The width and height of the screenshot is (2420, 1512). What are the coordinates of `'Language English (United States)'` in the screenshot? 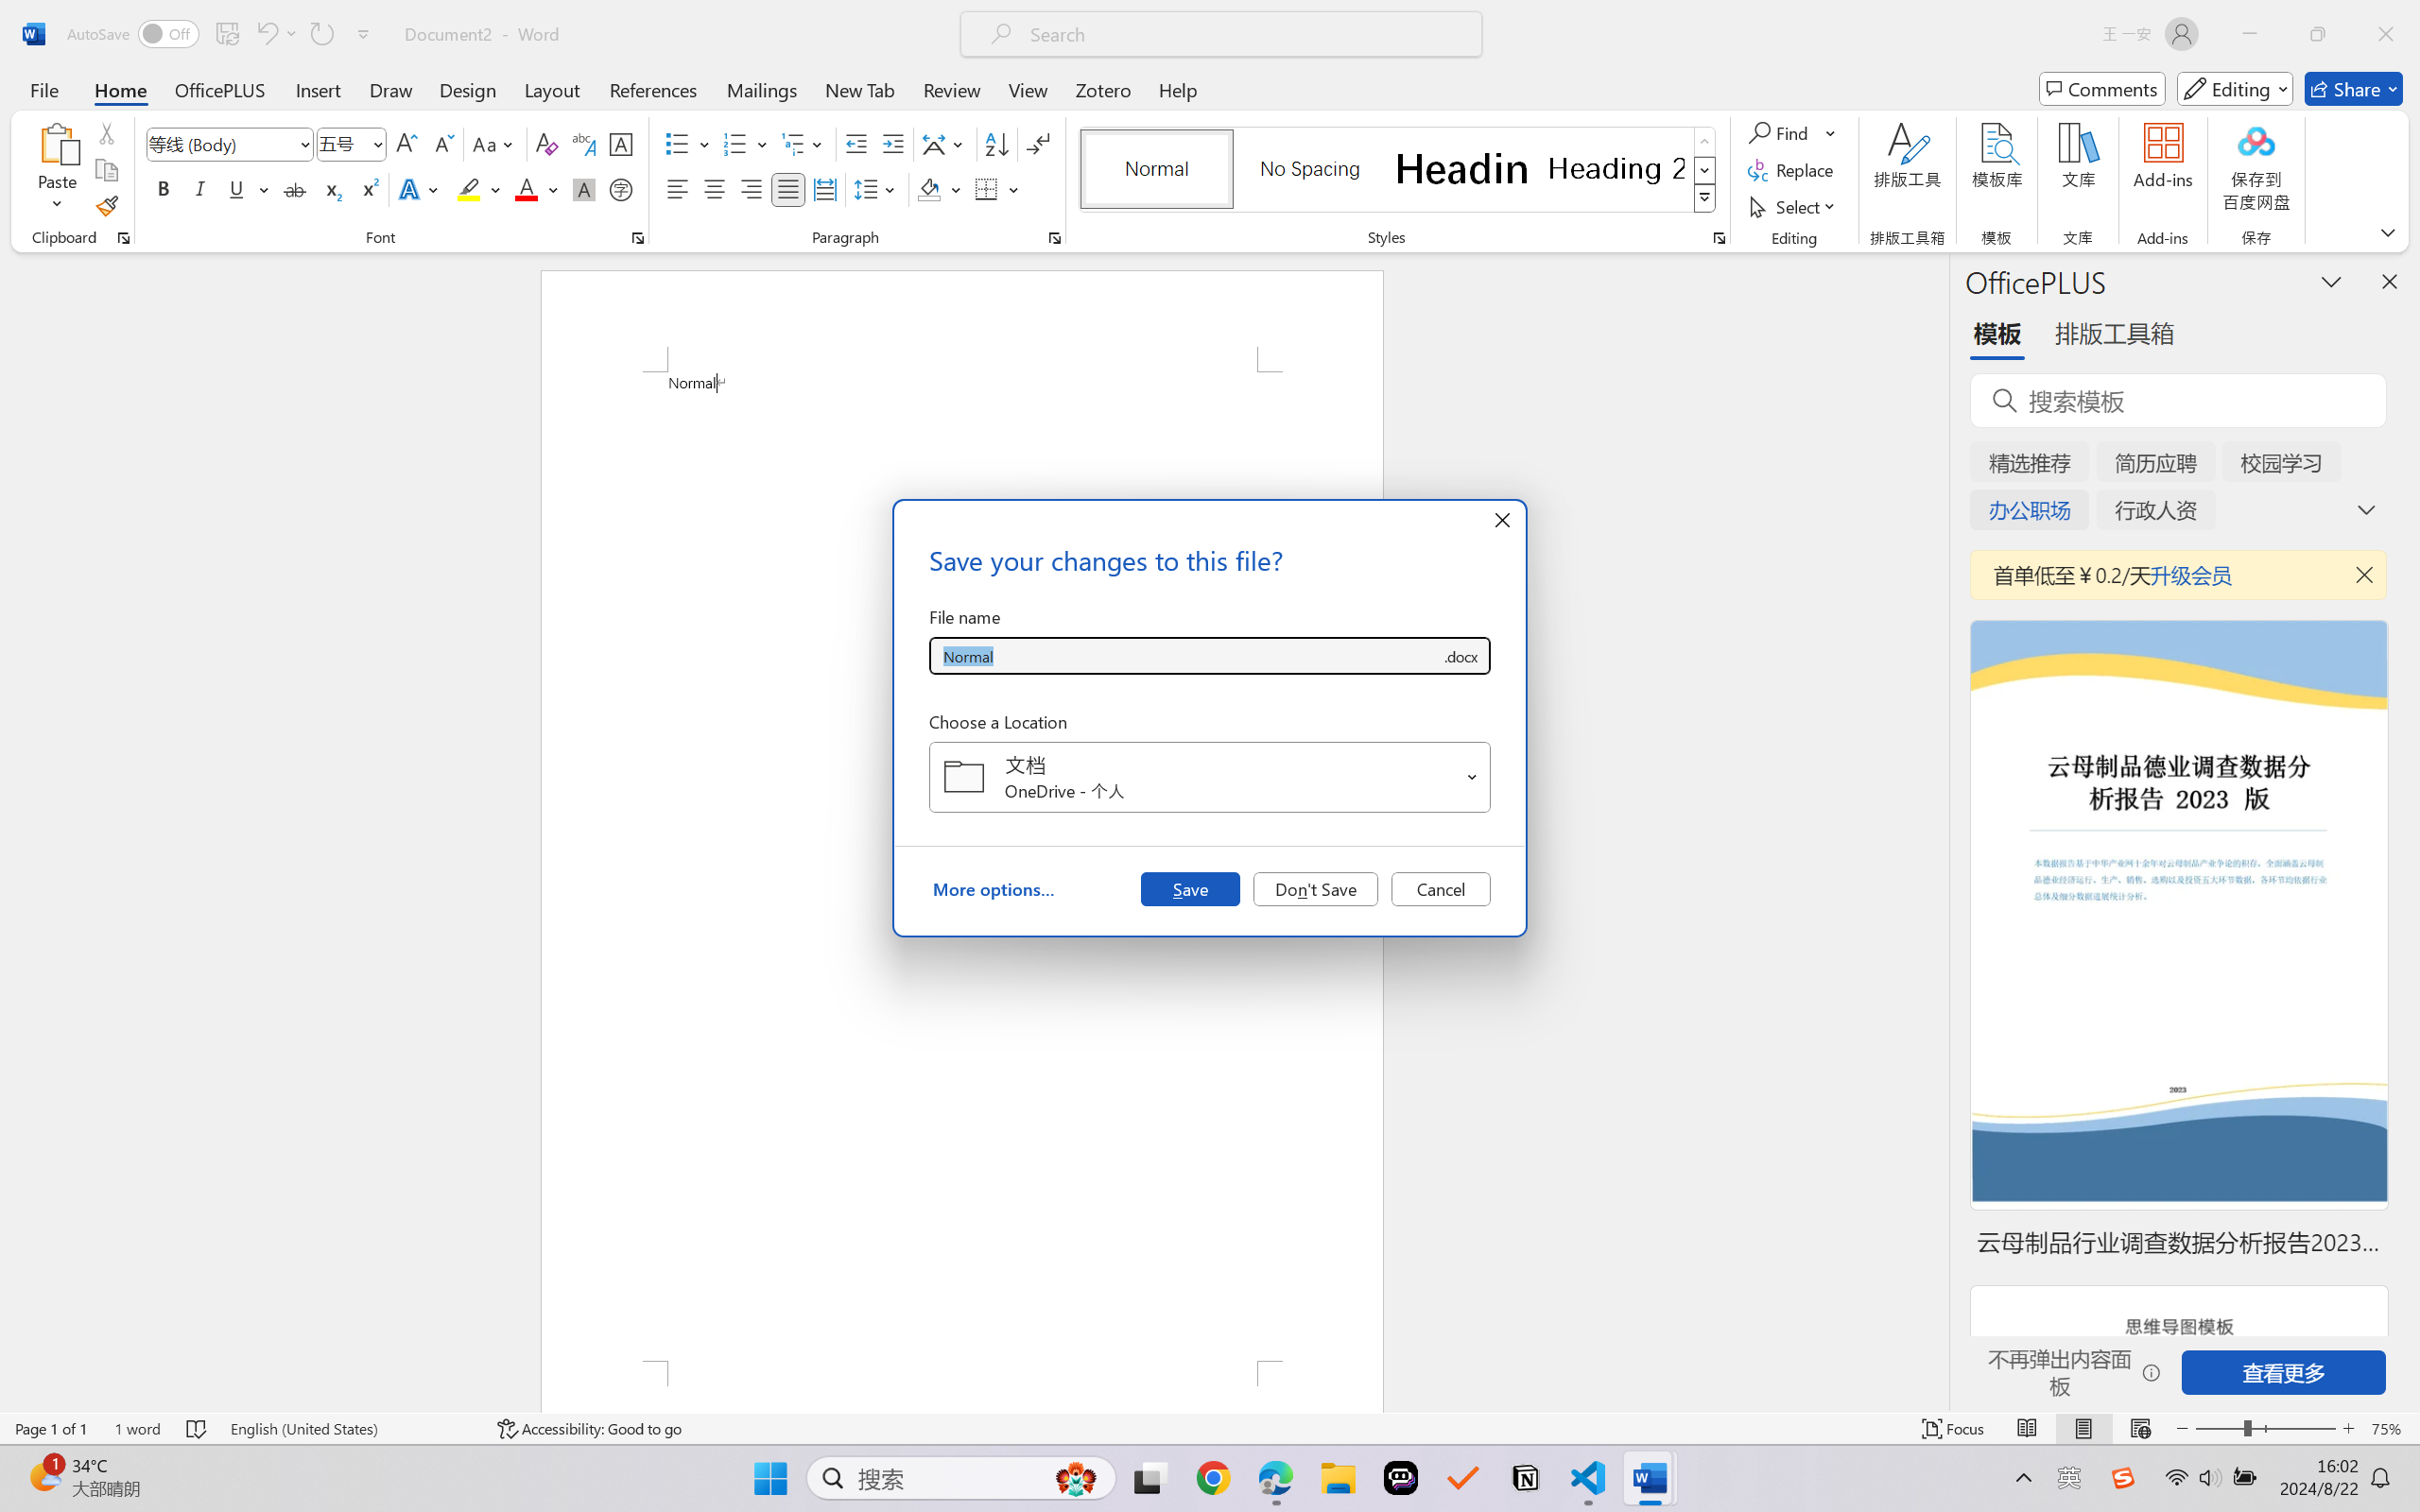 It's located at (350, 1428).